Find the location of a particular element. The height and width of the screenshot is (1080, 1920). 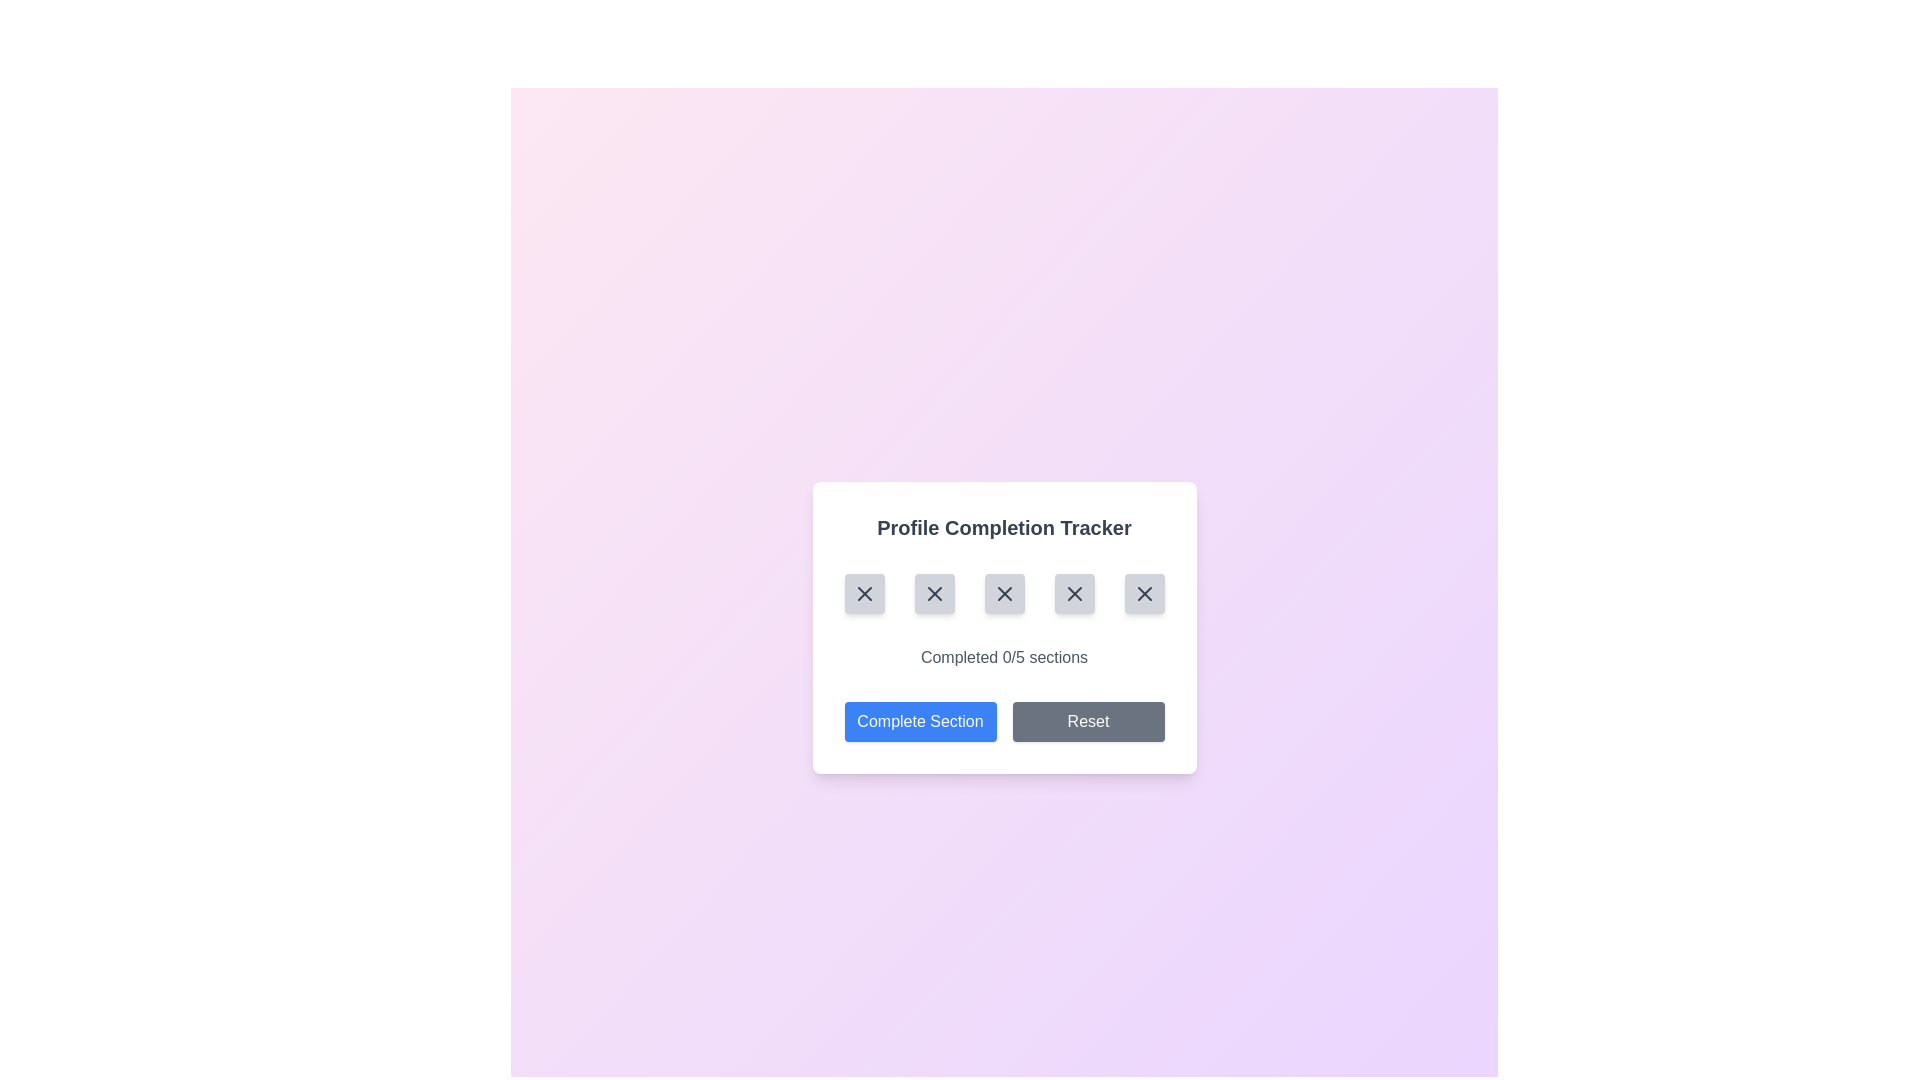

the circular Icon Button with a light gray background and dark gray 'X' icon in the 'Profile Completion Tracker' section, located to the left of the text 'Completed 0/5 sections' is located at coordinates (864, 593).